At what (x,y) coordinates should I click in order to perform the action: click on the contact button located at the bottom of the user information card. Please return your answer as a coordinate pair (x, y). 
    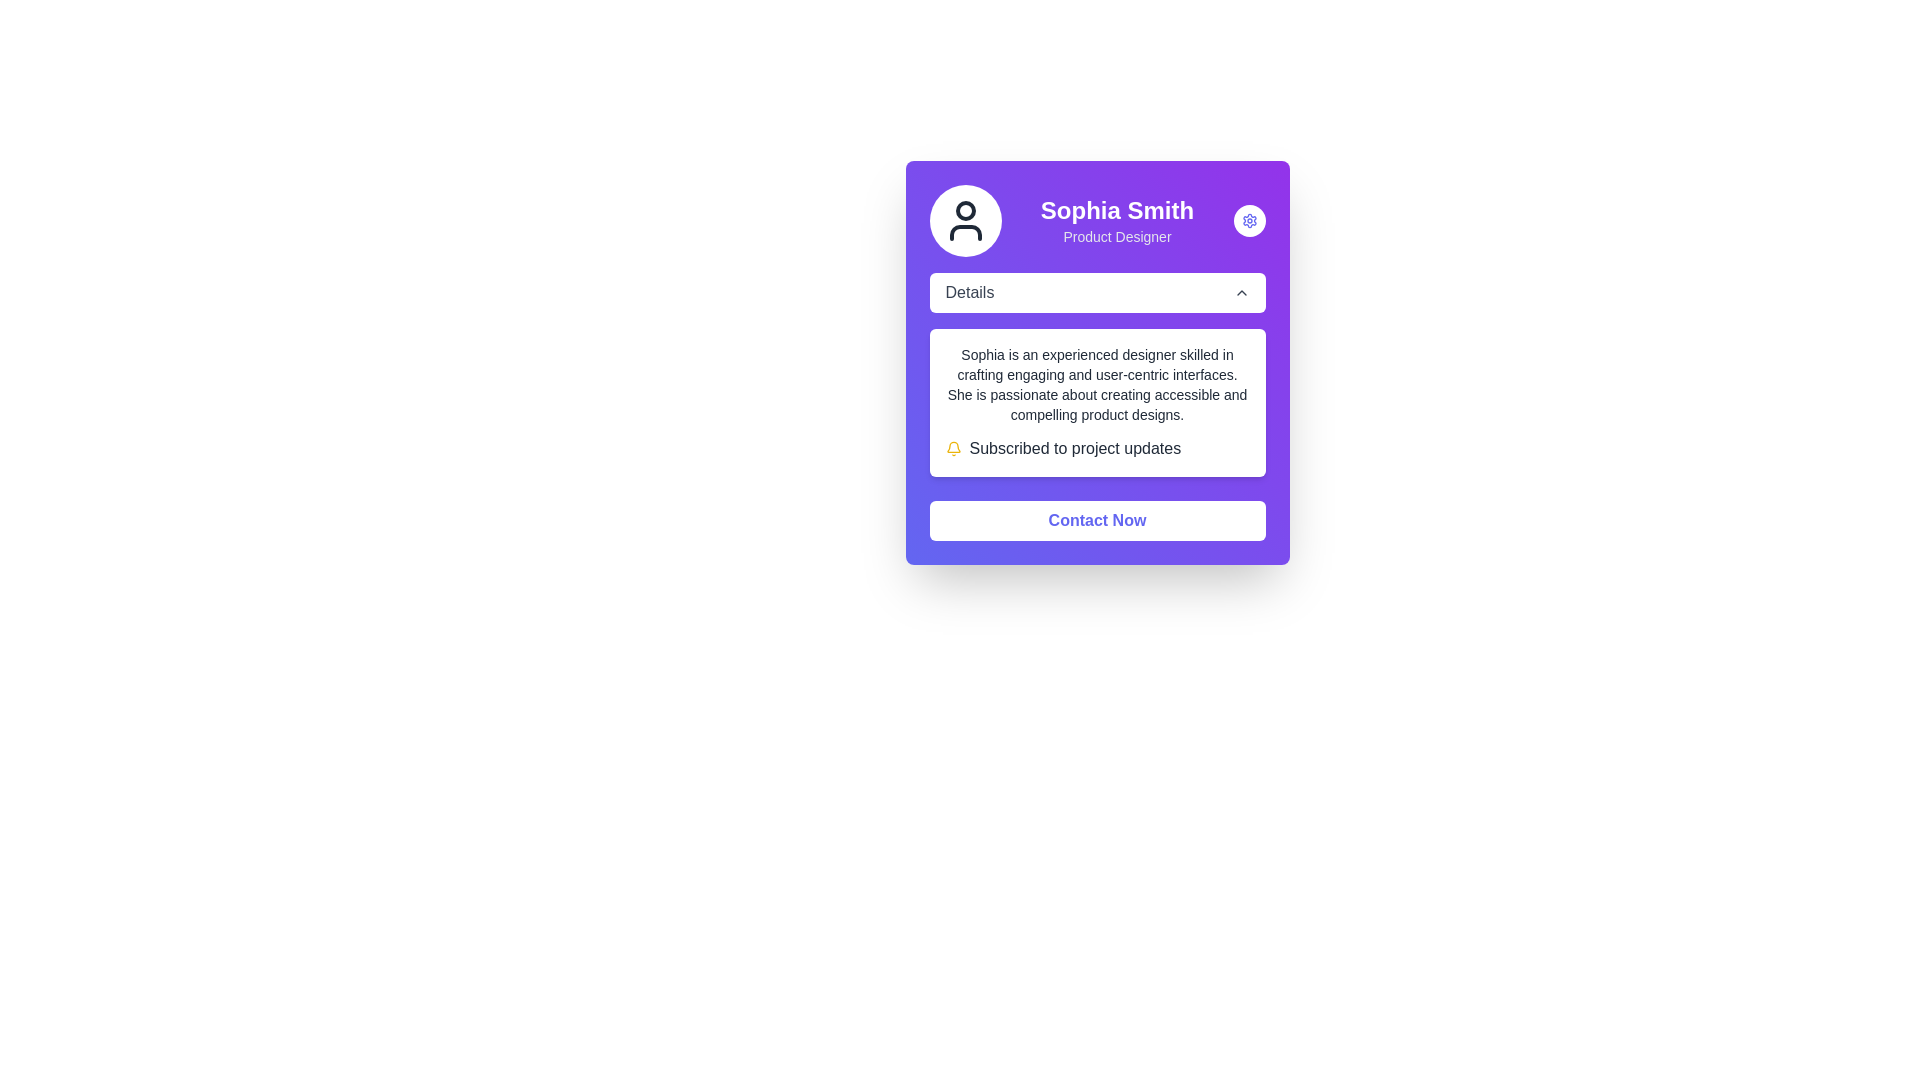
    Looking at the image, I should click on (1096, 519).